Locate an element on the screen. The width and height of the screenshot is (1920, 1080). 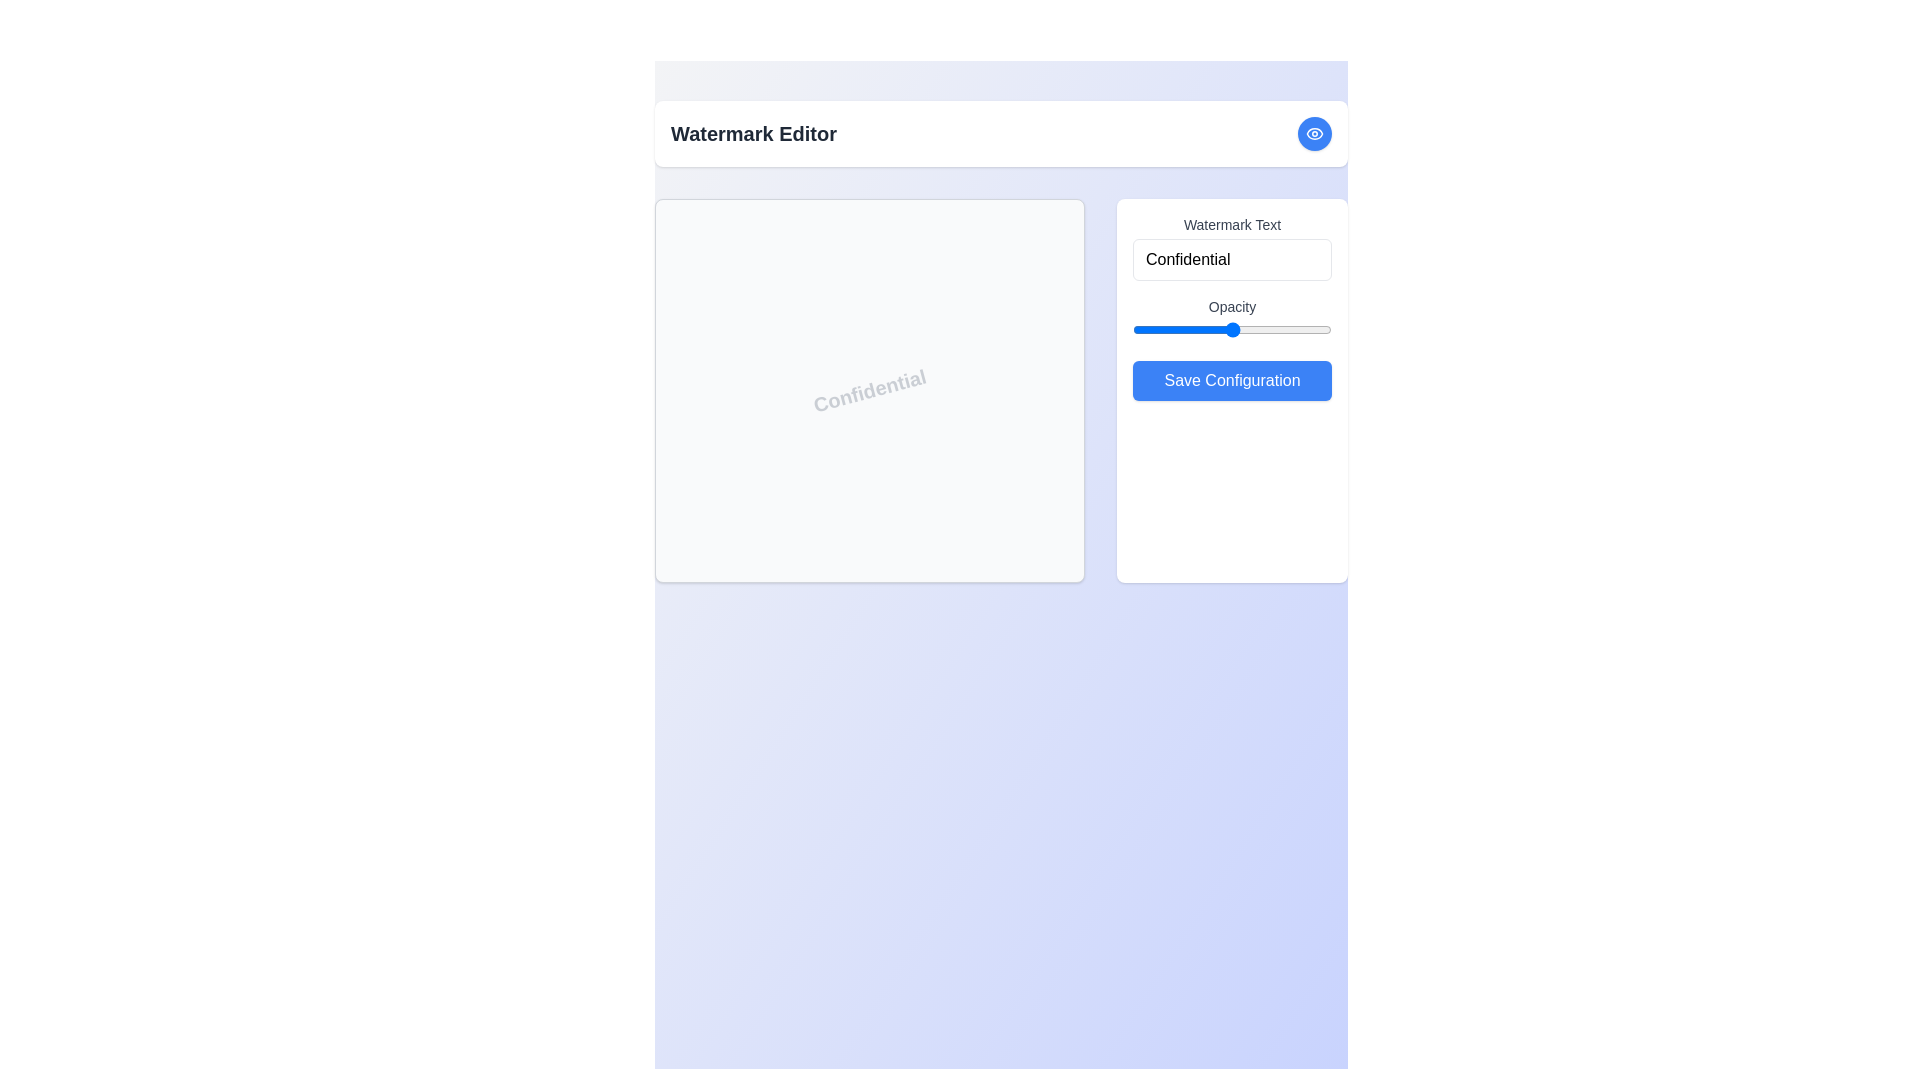
the eye-shaped icon located within the blue circular button in the top-right corner of the interface is located at coordinates (1315, 134).